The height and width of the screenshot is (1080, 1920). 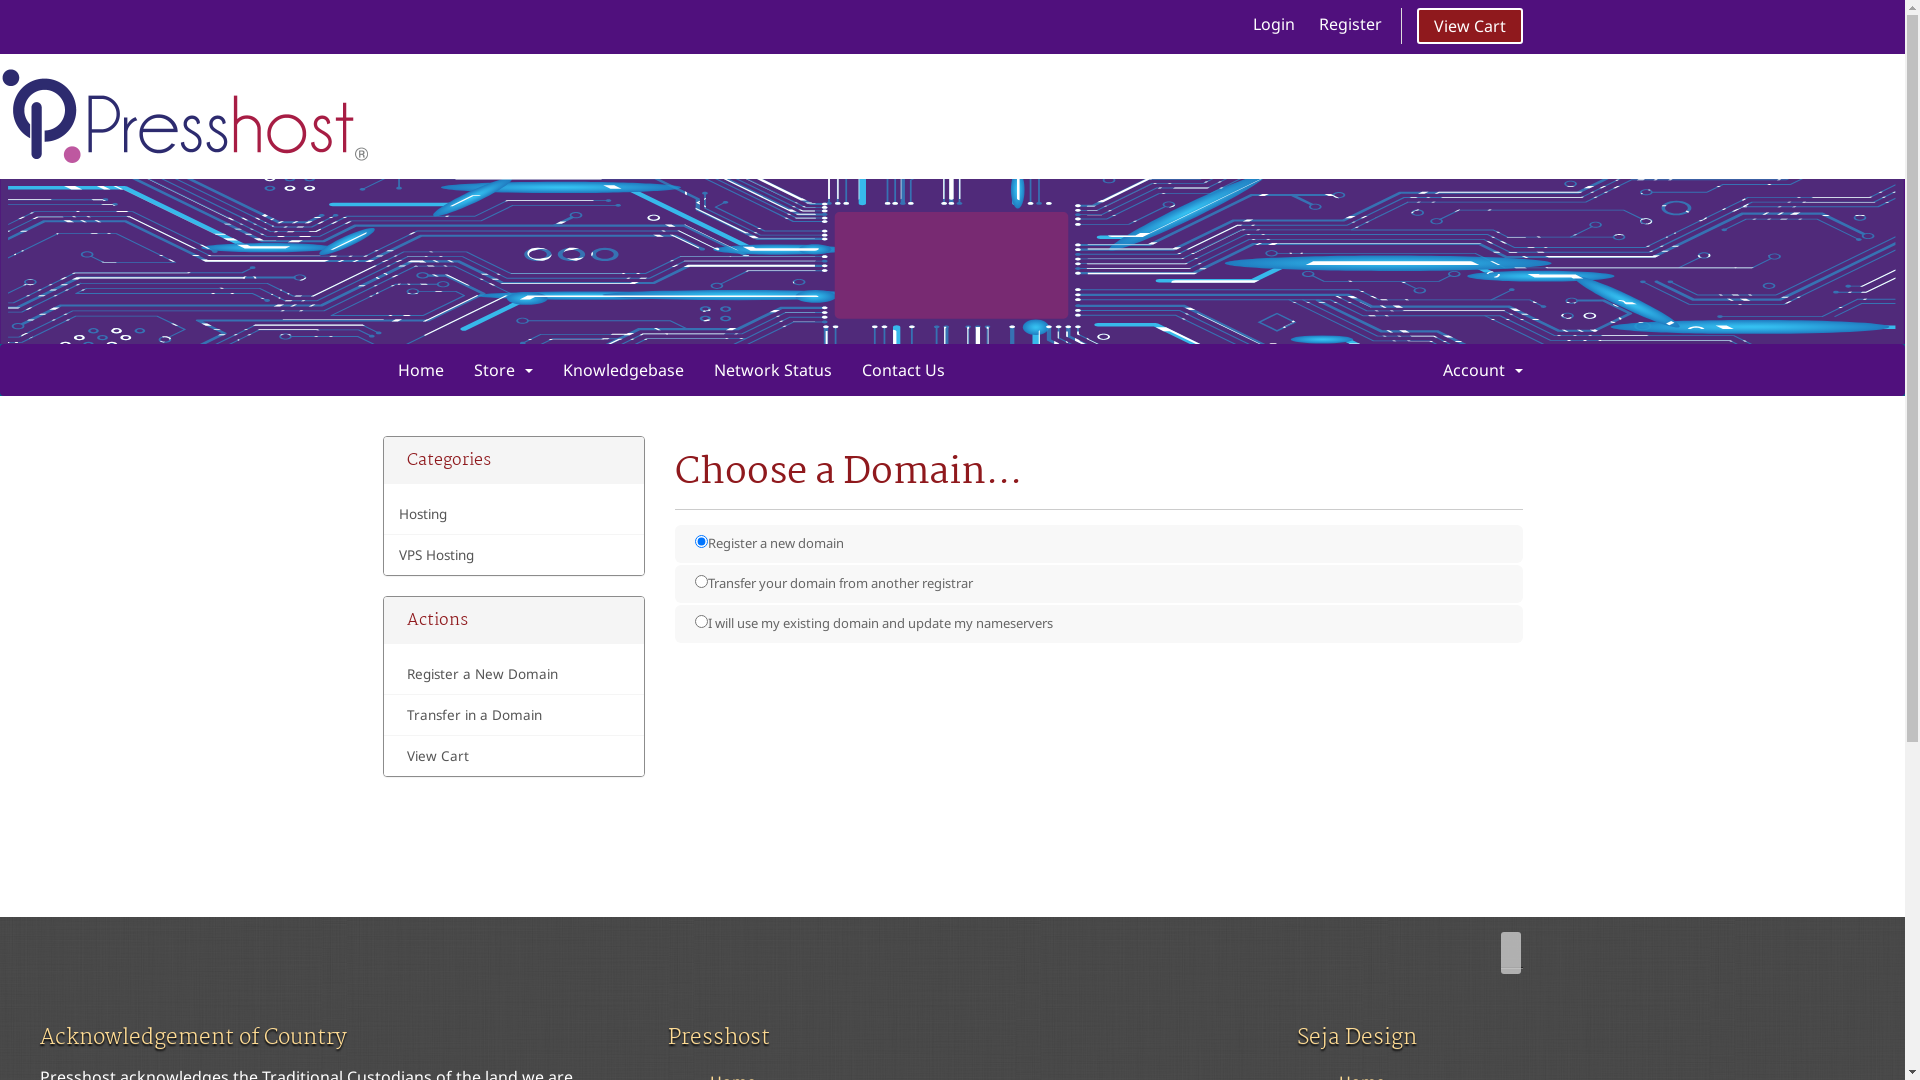 I want to click on 'Contact Us', so click(x=901, y=370).